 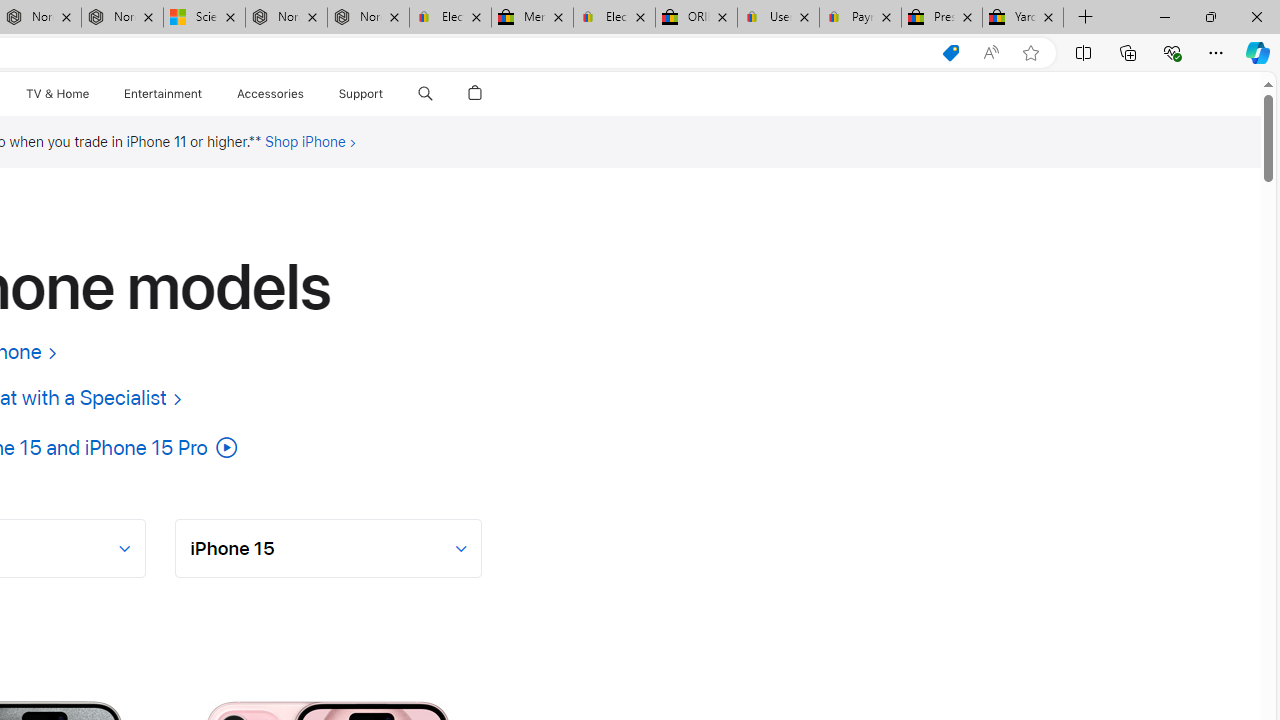 I want to click on 'Support', so click(x=361, y=93).